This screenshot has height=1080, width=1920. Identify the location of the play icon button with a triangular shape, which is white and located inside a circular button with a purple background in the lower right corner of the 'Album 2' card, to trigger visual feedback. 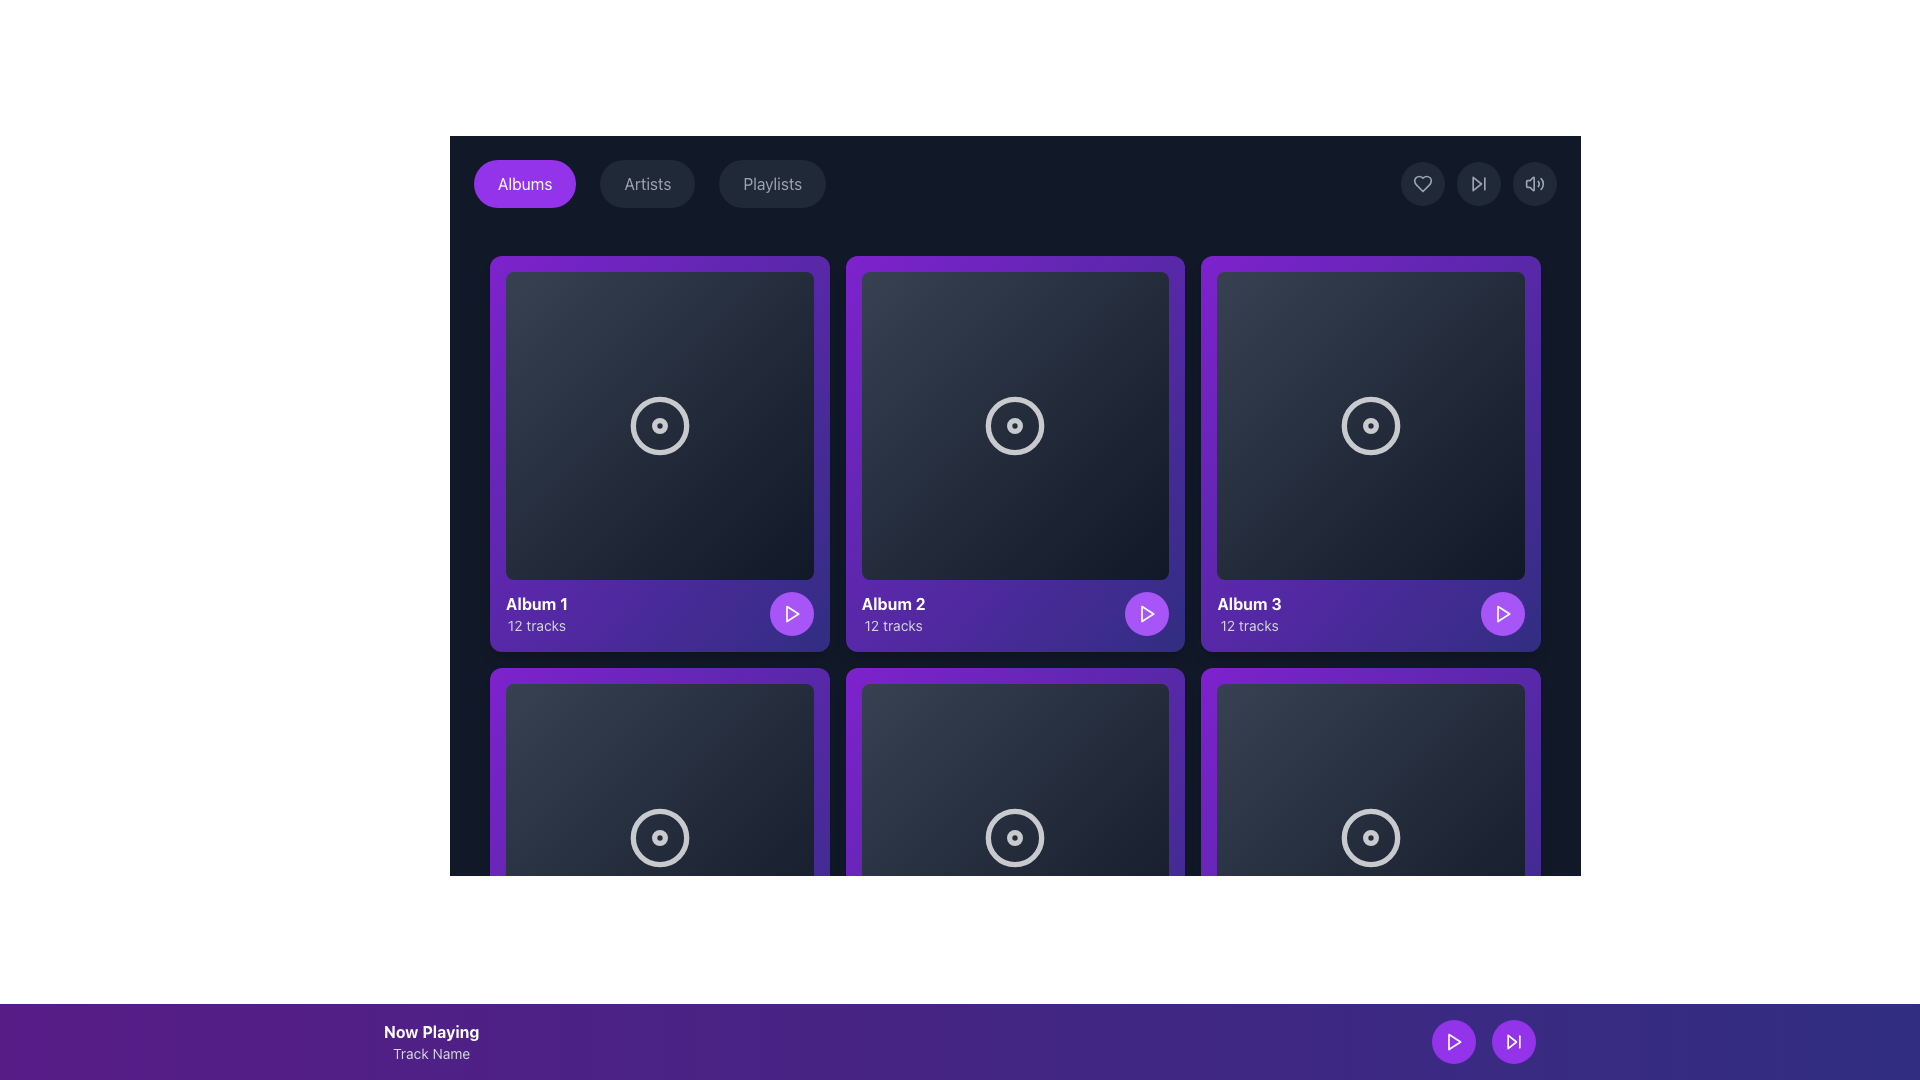
(790, 612).